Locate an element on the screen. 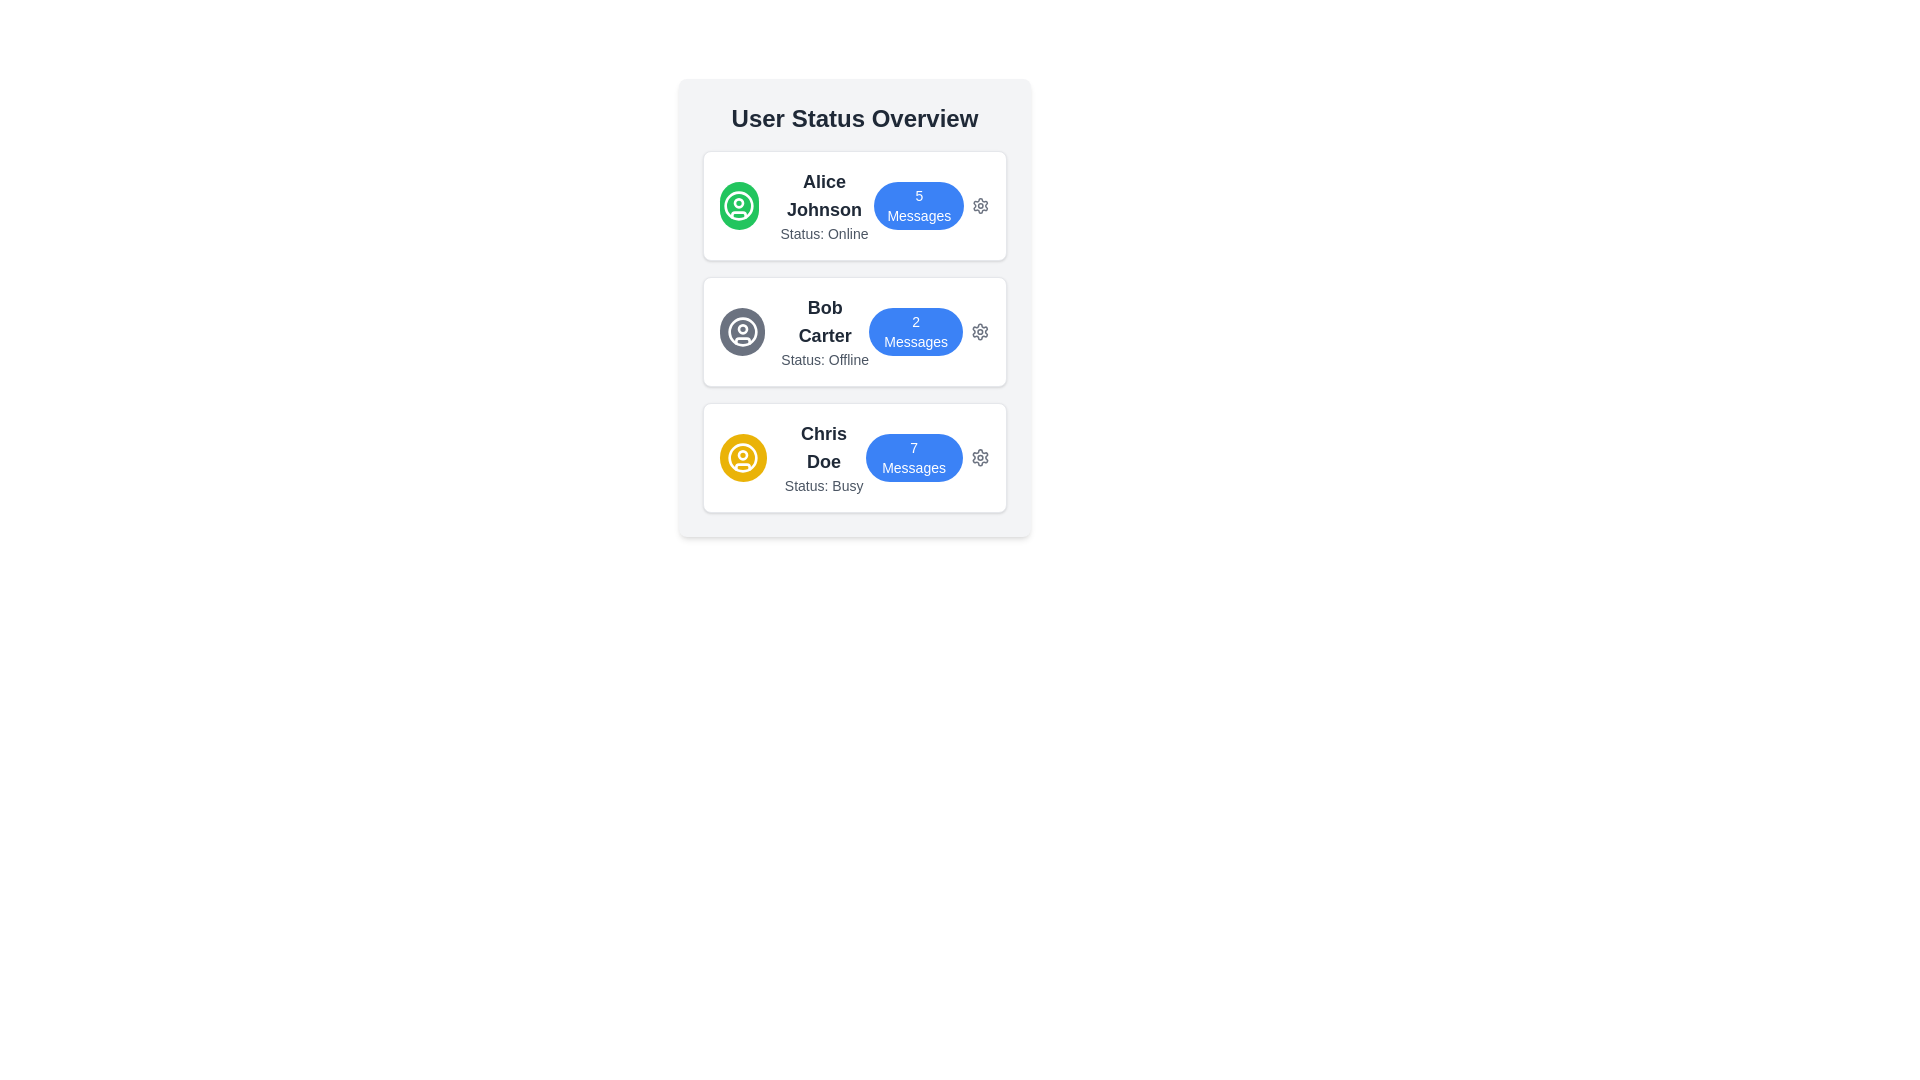 The height and width of the screenshot is (1080, 1920). the message count label for 'Chris Doe' is located at coordinates (926, 458).